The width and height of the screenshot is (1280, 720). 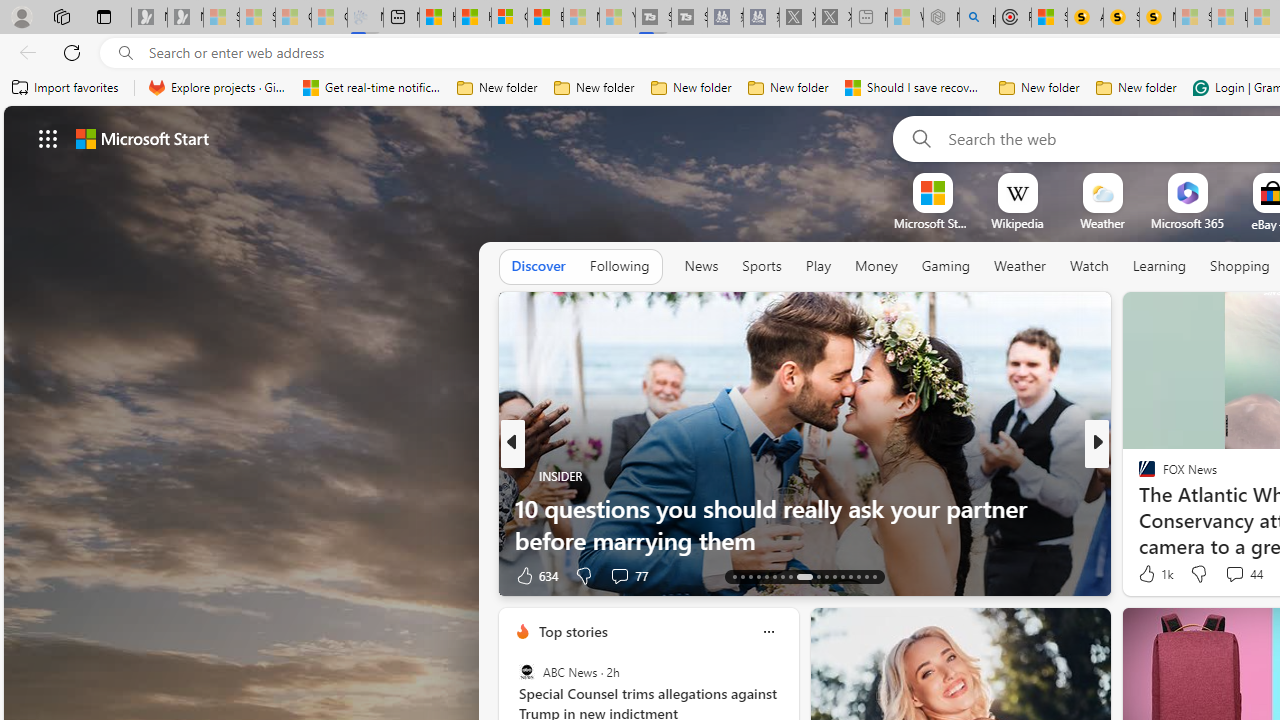 What do you see at coordinates (789, 577) in the screenshot?
I see `'AutomationID: tab-20'` at bounding box center [789, 577].